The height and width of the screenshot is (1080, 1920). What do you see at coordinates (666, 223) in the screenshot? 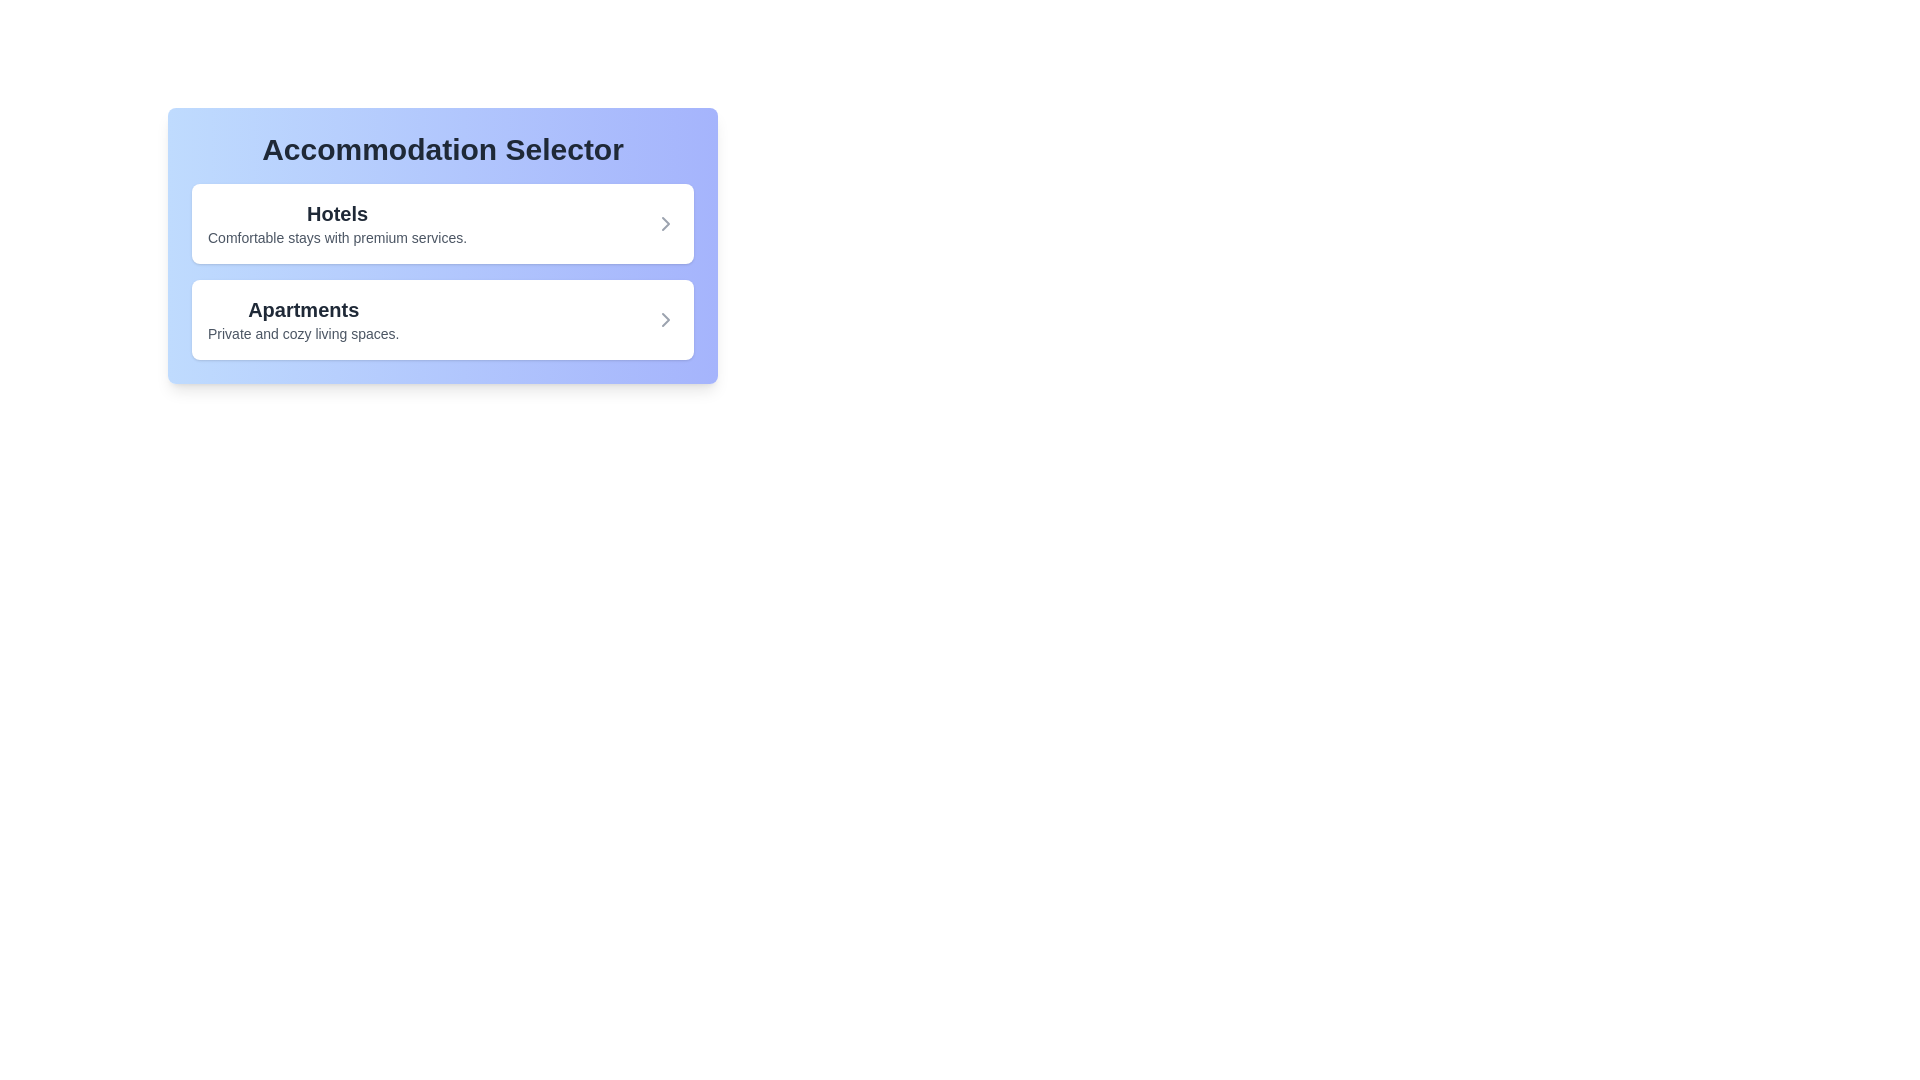
I see `the rightward-pointing chevron icon located at the far right of the 'Hotels' section` at bounding box center [666, 223].